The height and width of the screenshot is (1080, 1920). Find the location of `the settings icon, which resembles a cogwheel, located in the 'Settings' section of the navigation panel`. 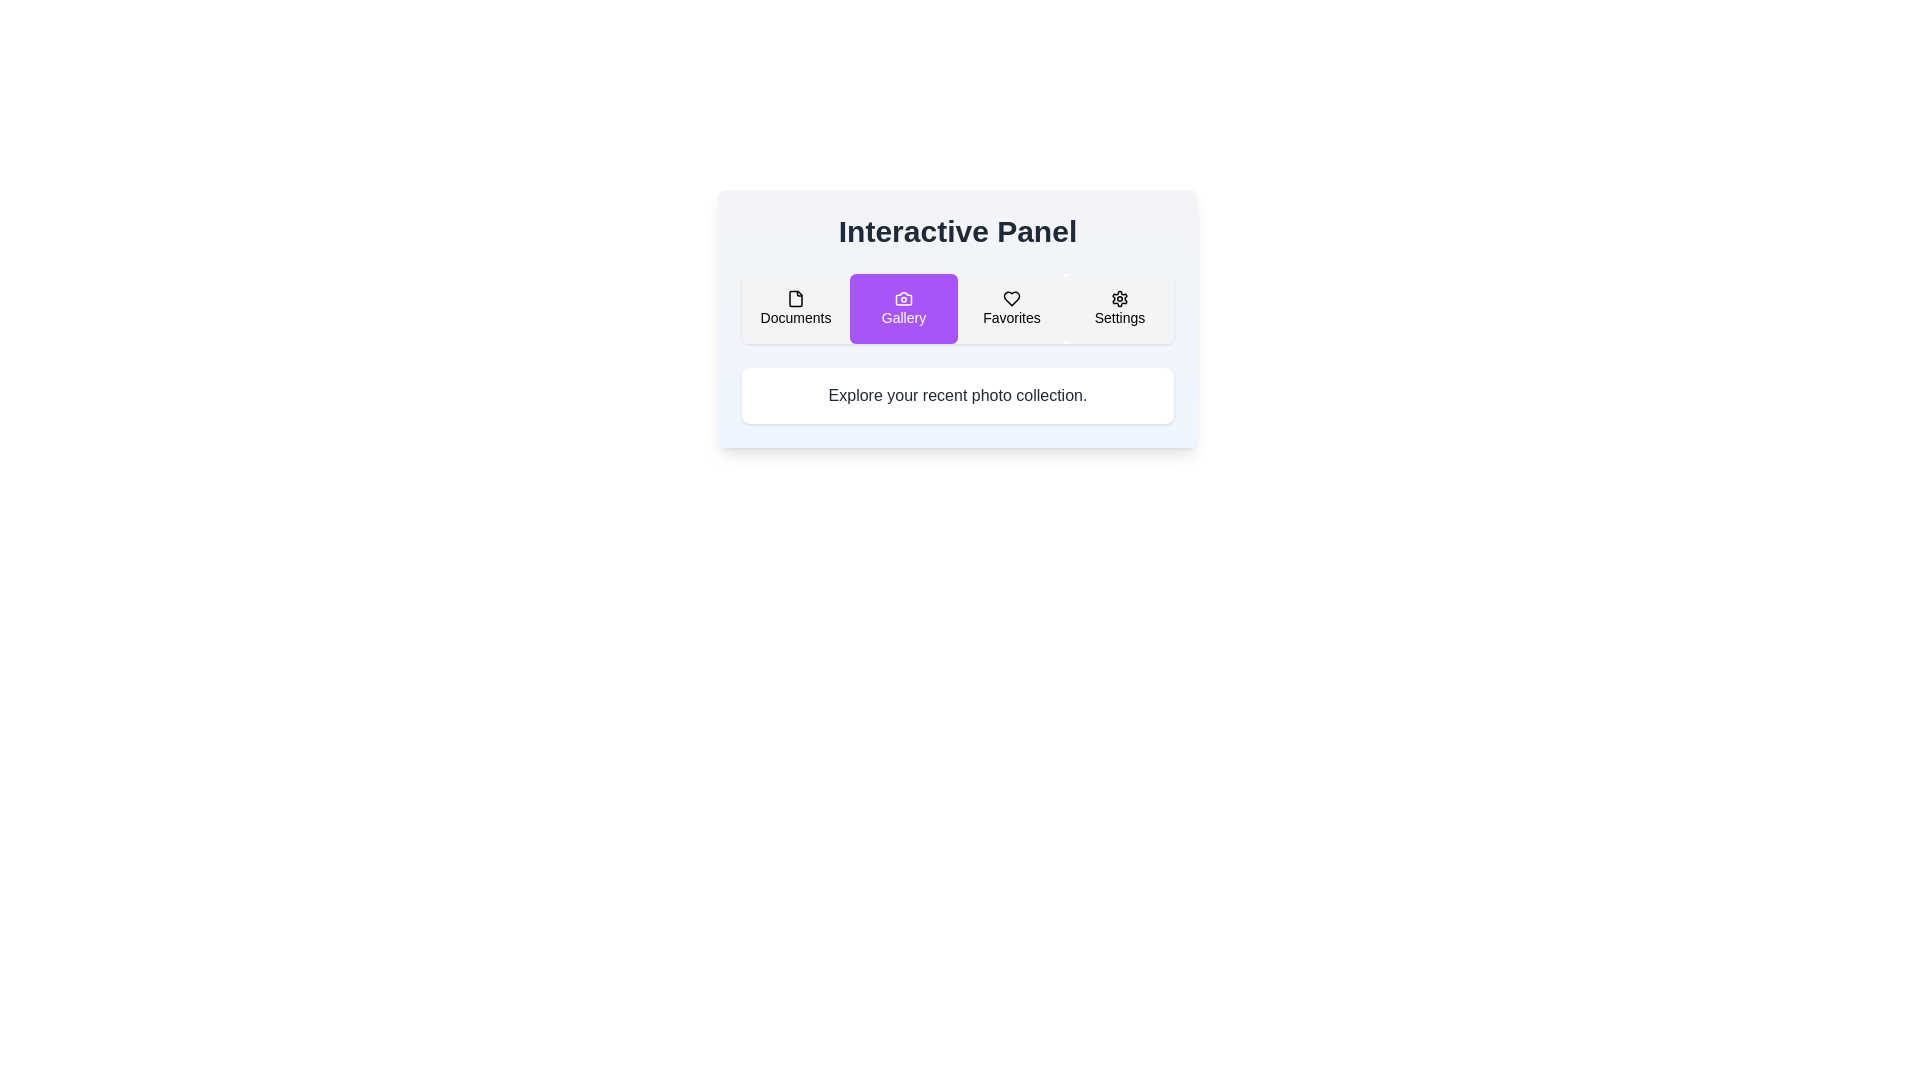

the settings icon, which resembles a cogwheel, located in the 'Settings' section of the navigation panel is located at coordinates (1118, 299).